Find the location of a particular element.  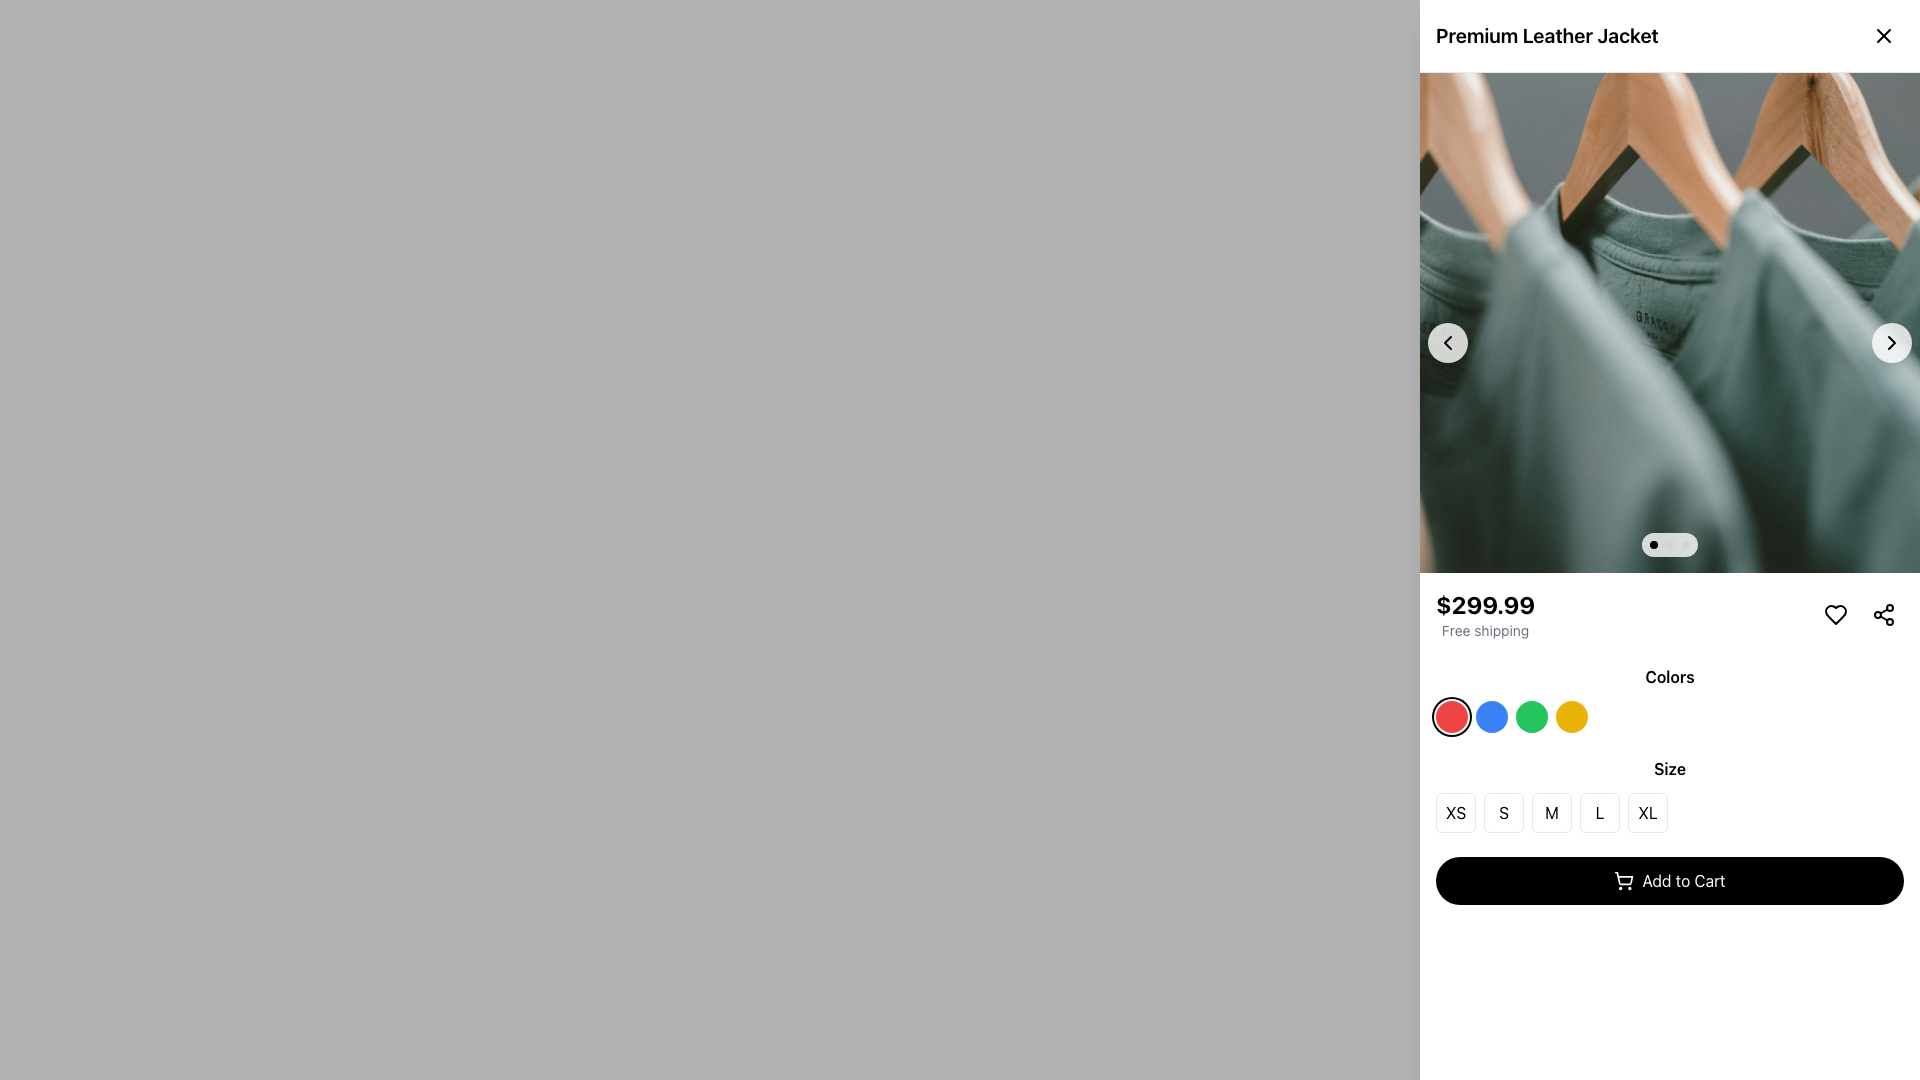

the button with a heart-shaped icon located at the top-right corner of the product description area is located at coordinates (1836, 613).